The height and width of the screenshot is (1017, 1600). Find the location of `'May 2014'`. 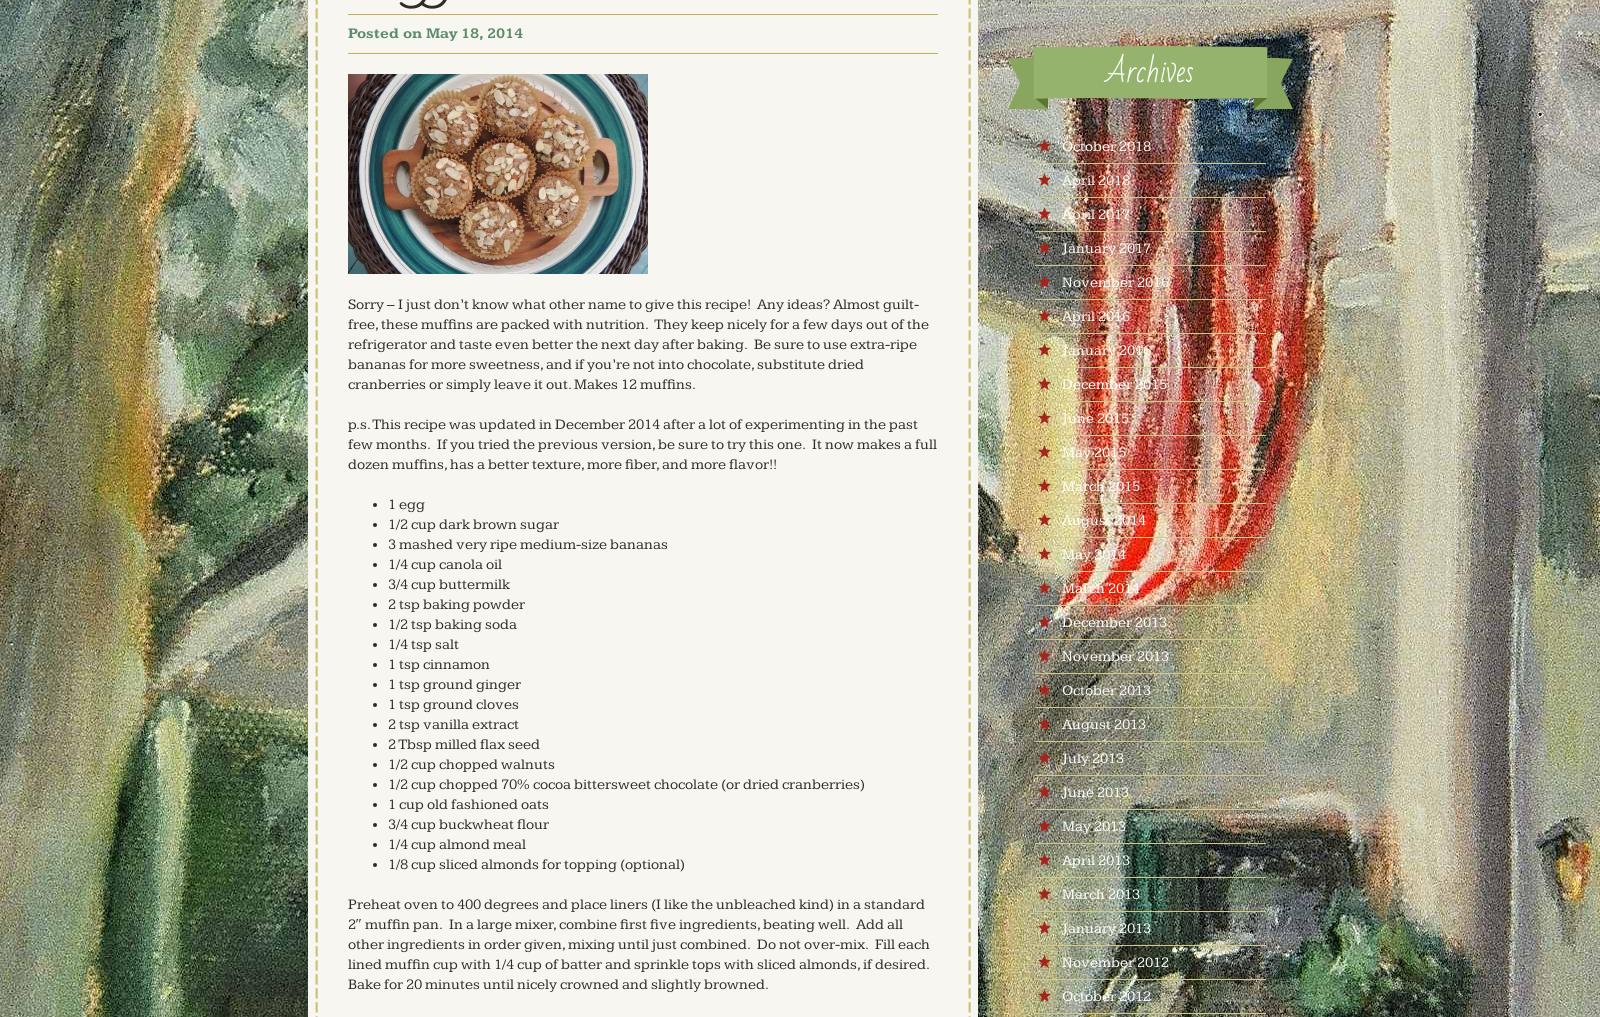

'May 2014' is located at coordinates (1092, 554).